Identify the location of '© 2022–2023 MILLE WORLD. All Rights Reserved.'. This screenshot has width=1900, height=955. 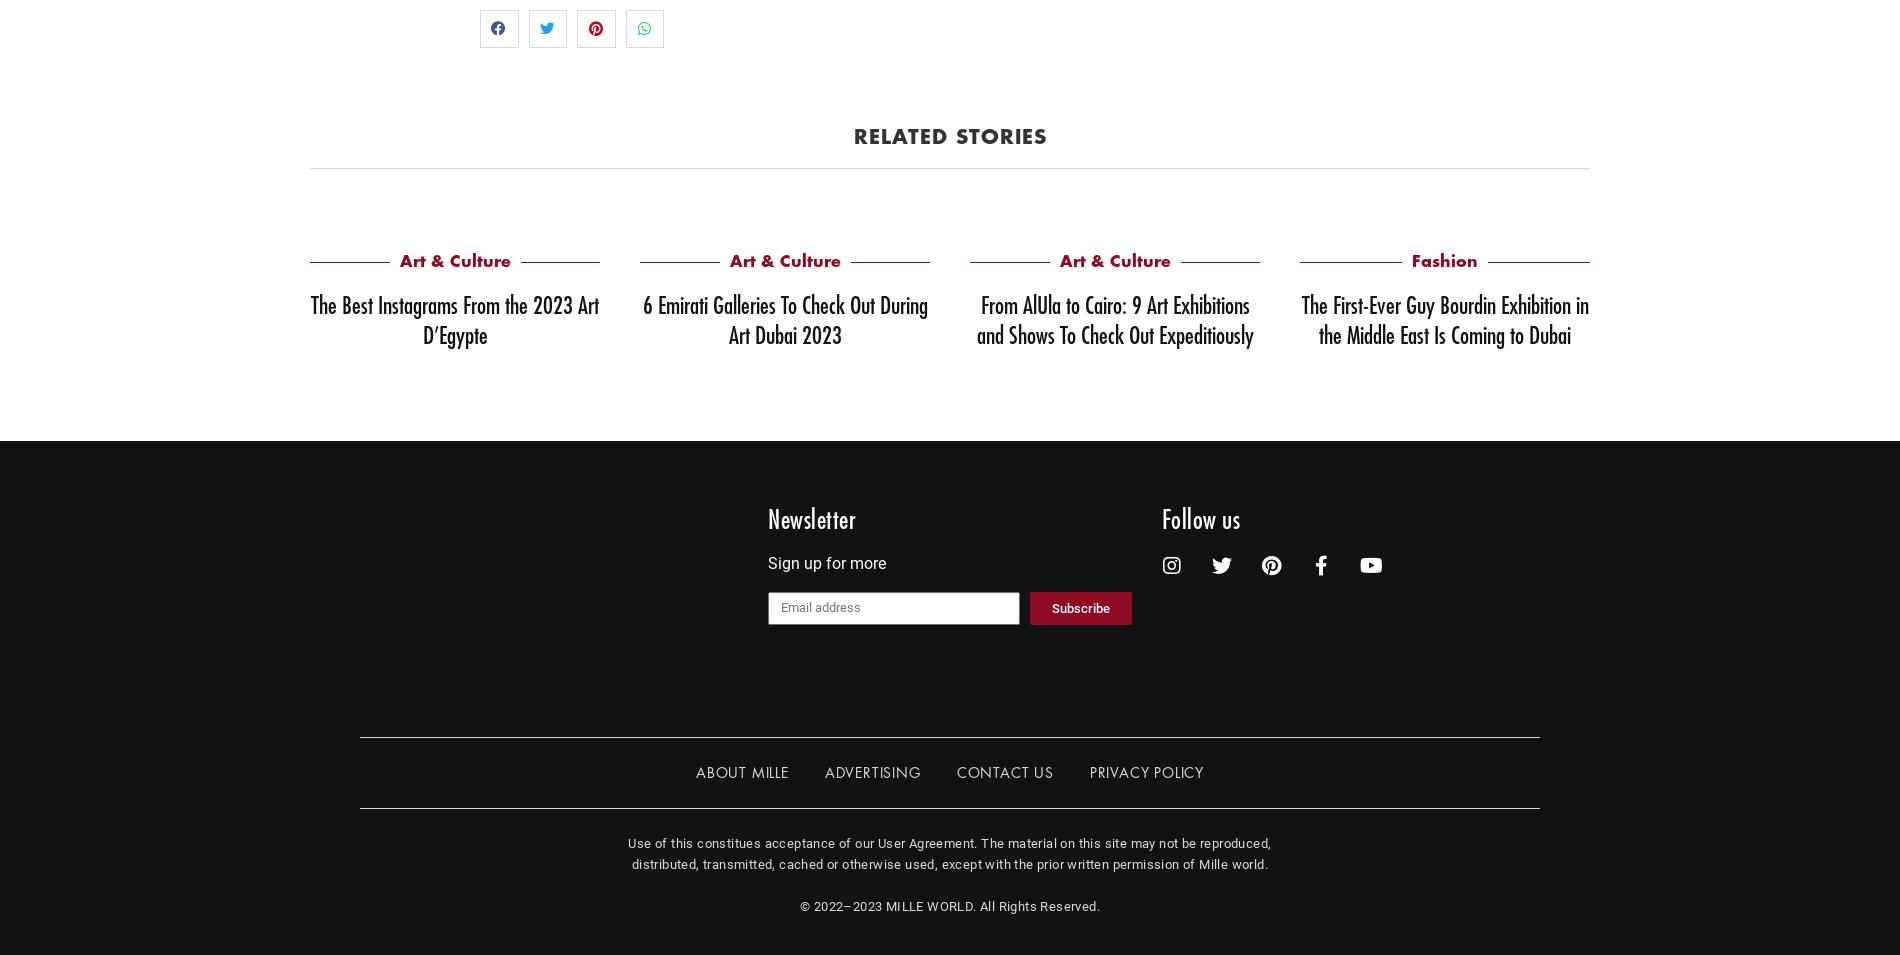
(950, 905).